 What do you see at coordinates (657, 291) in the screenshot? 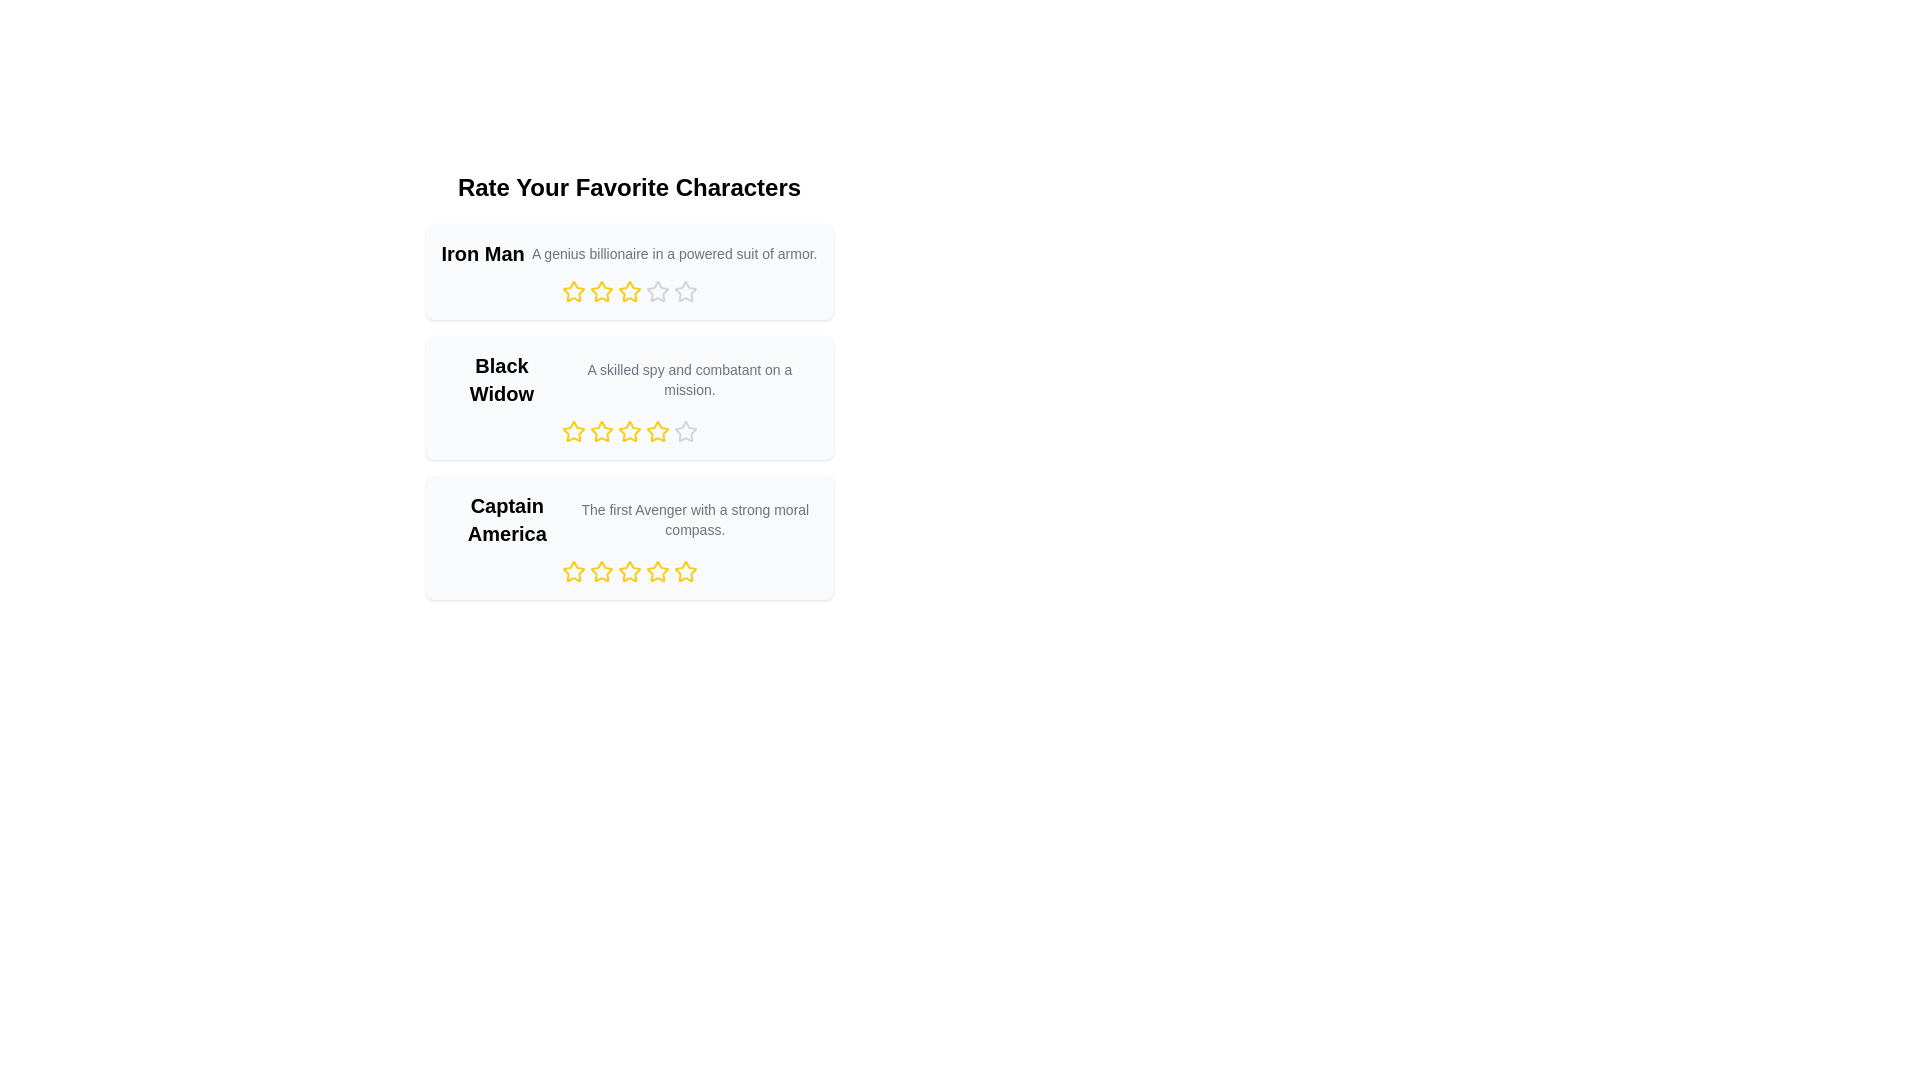
I see `the fourth star icon in the rating section for 'Iron Man' to set the rating` at bounding box center [657, 291].